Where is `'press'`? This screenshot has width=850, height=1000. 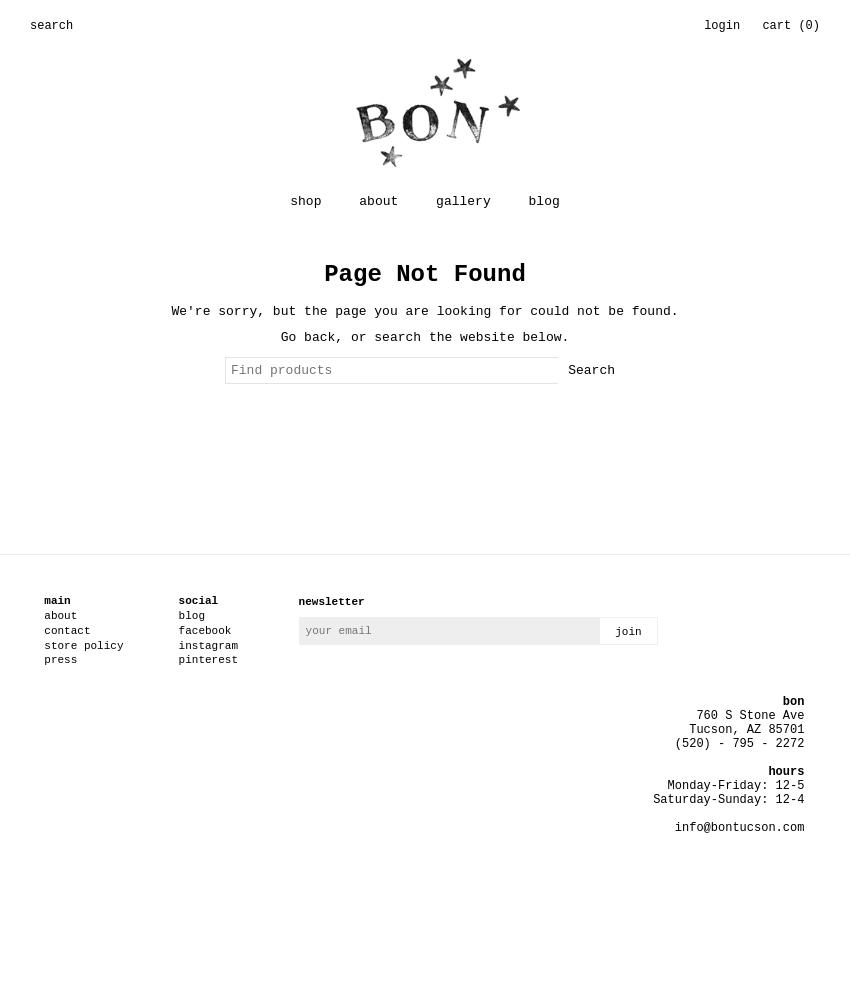 'press' is located at coordinates (60, 660).